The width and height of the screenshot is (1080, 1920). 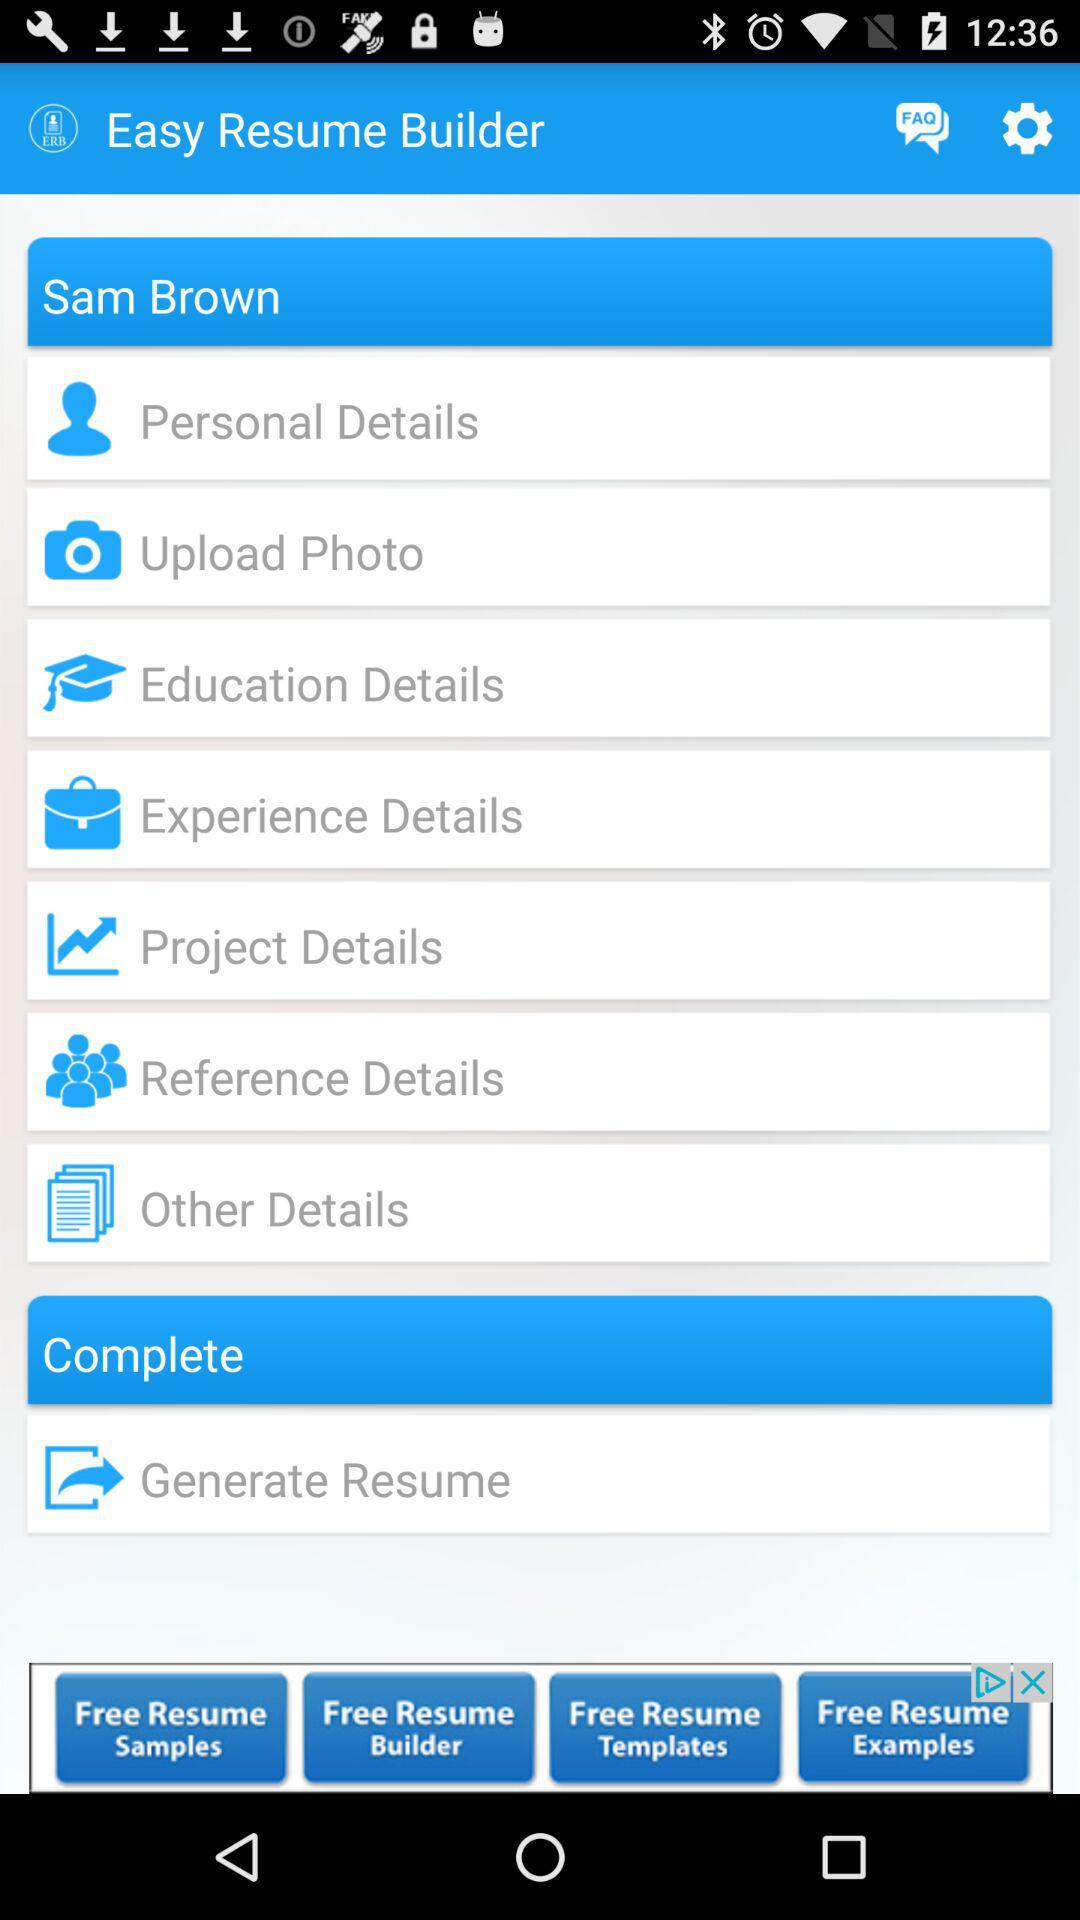 I want to click on open an advertisement, so click(x=540, y=1727).